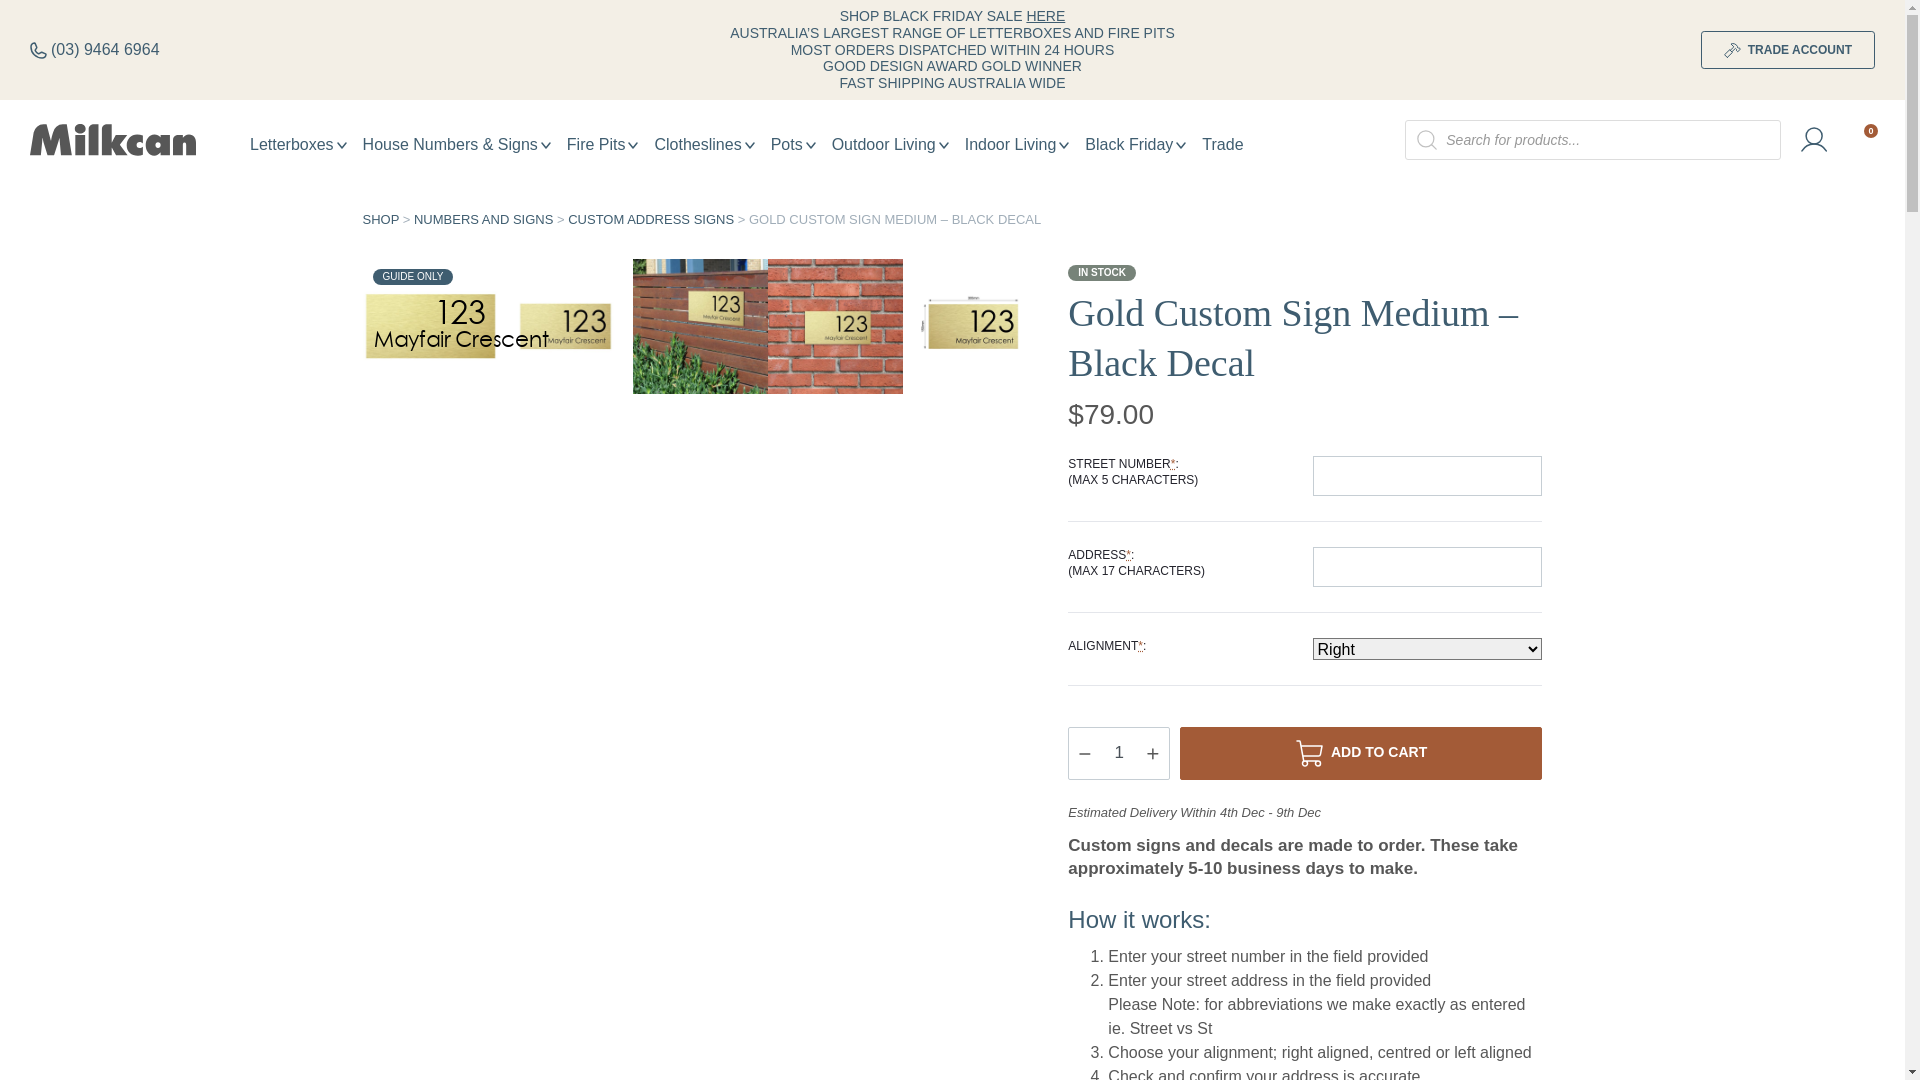 Image resolution: width=1920 pixels, height=1080 pixels. Describe the element at coordinates (889, 143) in the screenshot. I see `'Outdoor Living'` at that location.